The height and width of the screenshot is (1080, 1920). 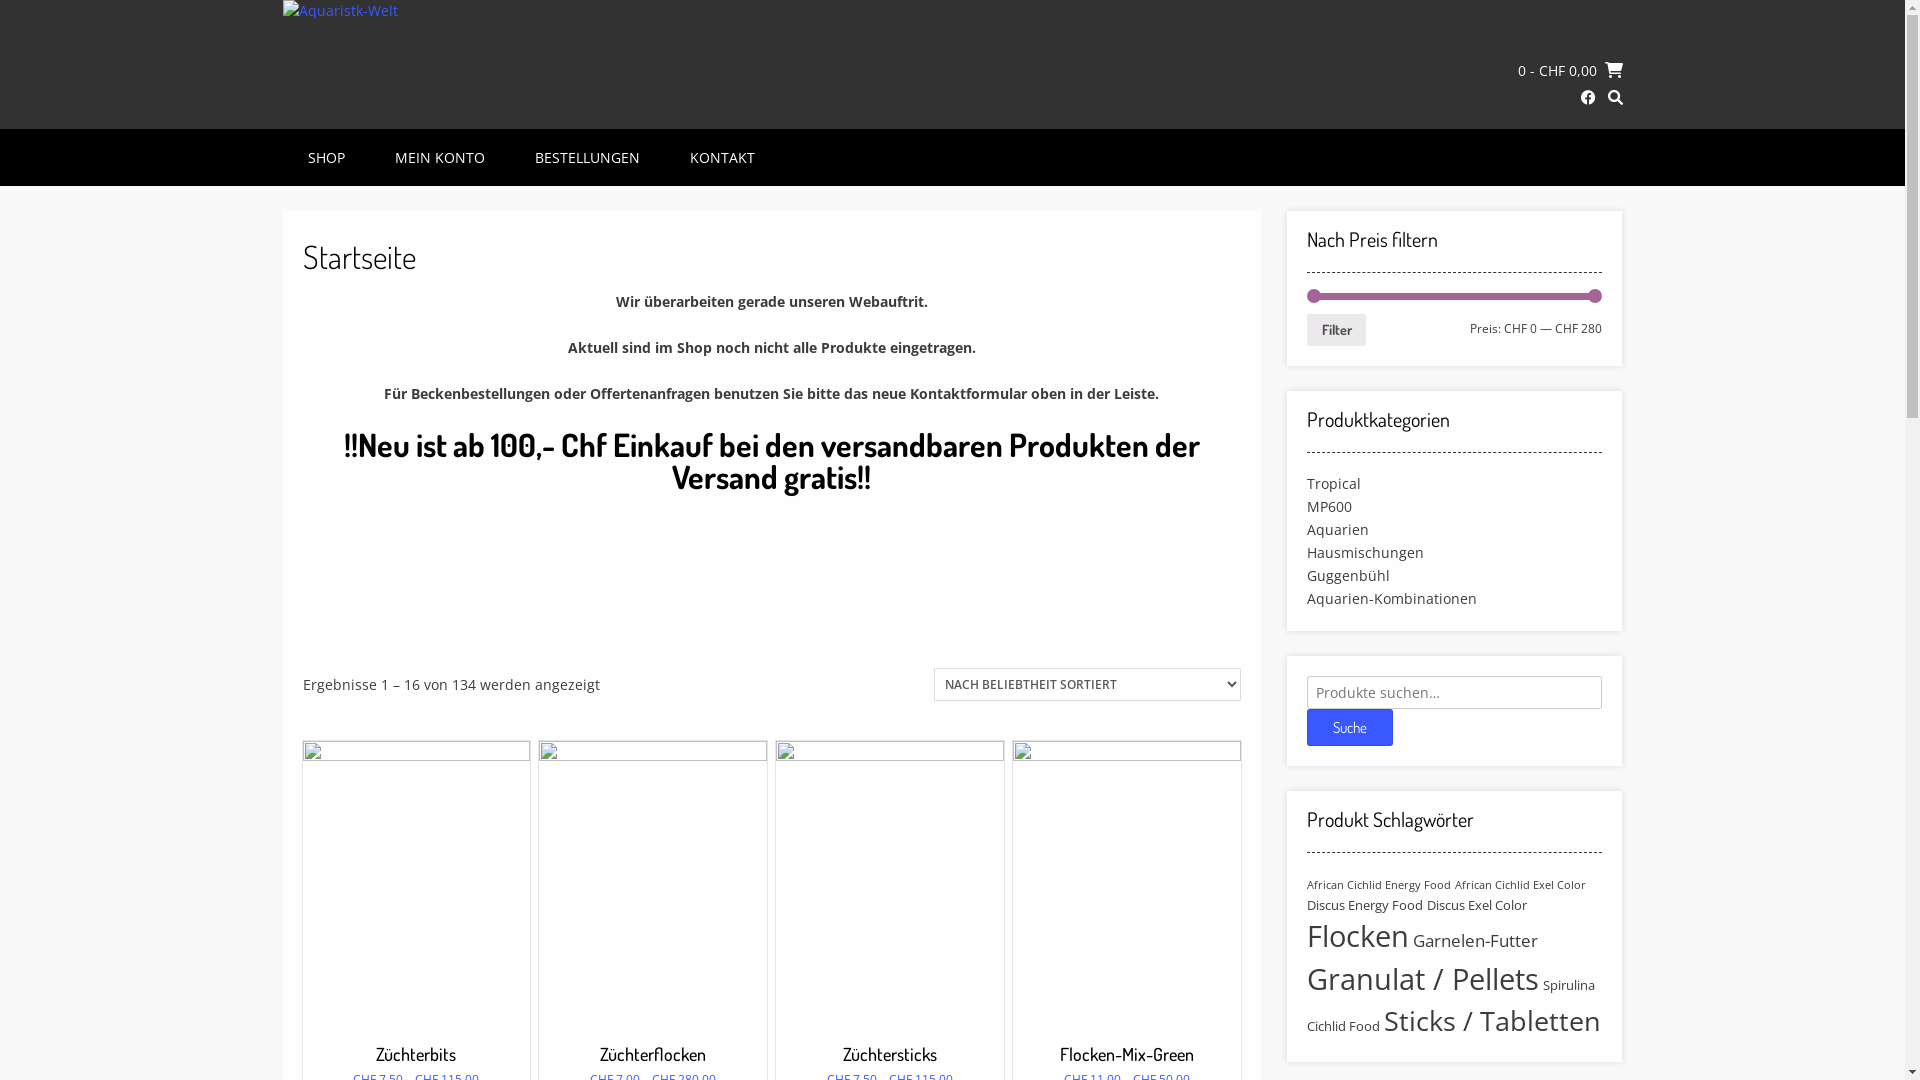 What do you see at coordinates (1377, 883) in the screenshot?
I see `'African Cichlid Energy Food'` at bounding box center [1377, 883].